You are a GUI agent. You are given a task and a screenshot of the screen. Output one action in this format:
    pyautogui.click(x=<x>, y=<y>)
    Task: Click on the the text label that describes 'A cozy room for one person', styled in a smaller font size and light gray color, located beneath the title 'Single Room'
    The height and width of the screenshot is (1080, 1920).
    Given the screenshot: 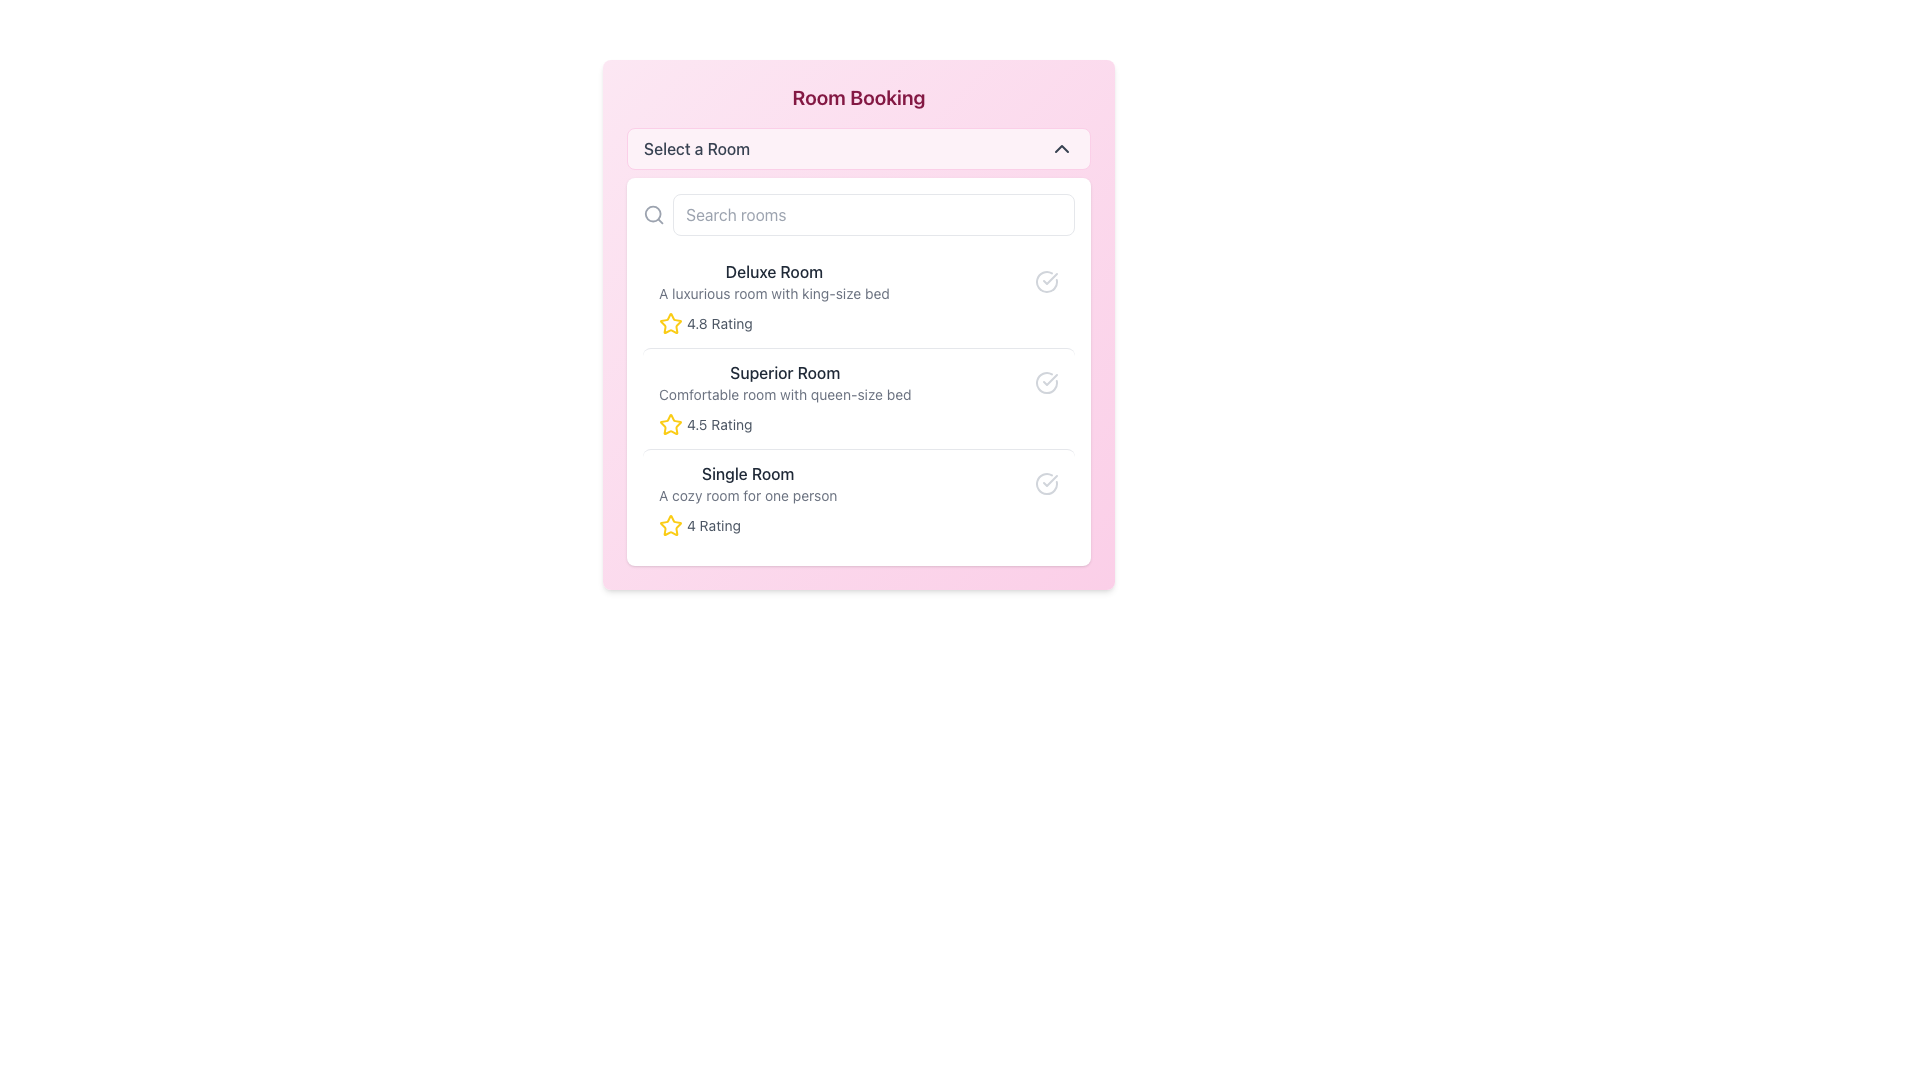 What is the action you would take?
    pyautogui.click(x=747, y=495)
    